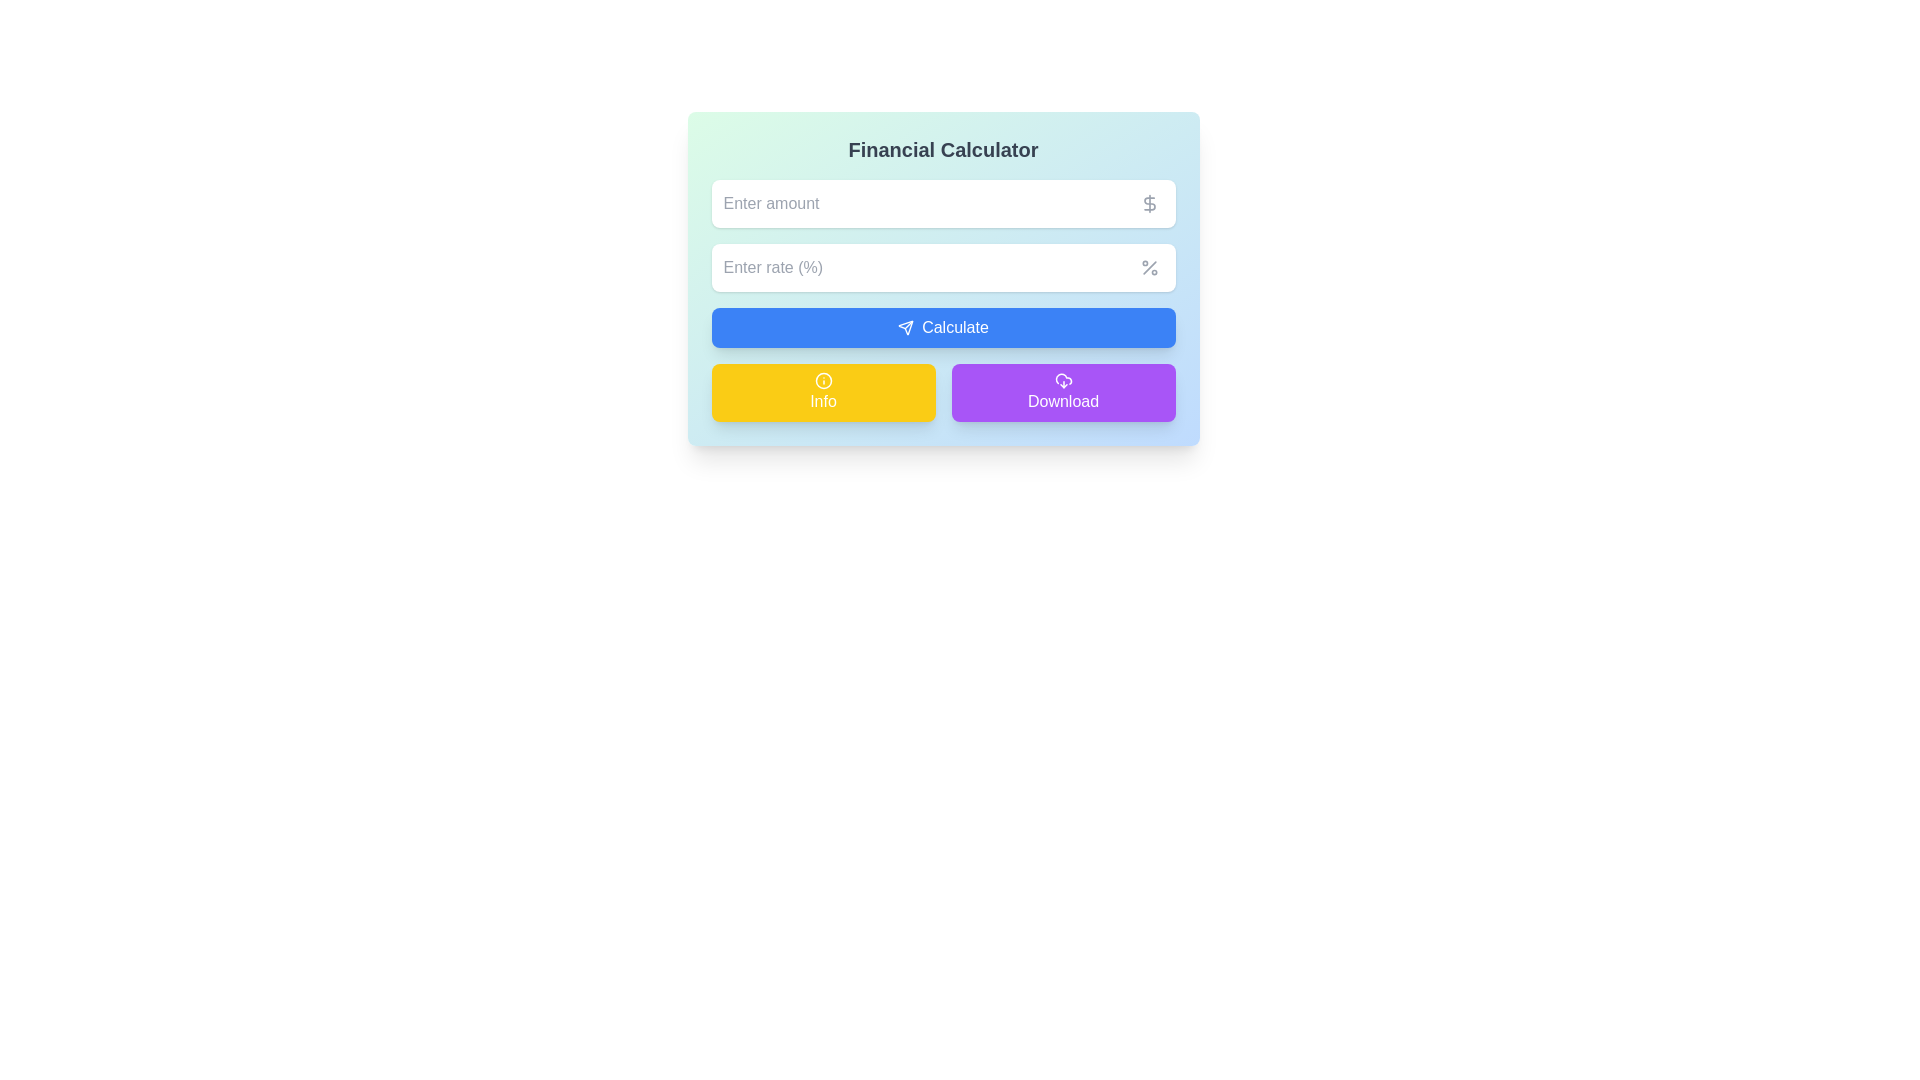 The width and height of the screenshot is (1920, 1080). What do you see at coordinates (942, 204) in the screenshot?
I see `the text within the text input field labeled 'Enter amount' by dragging the cursor across it` at bounding box center [942, 204].